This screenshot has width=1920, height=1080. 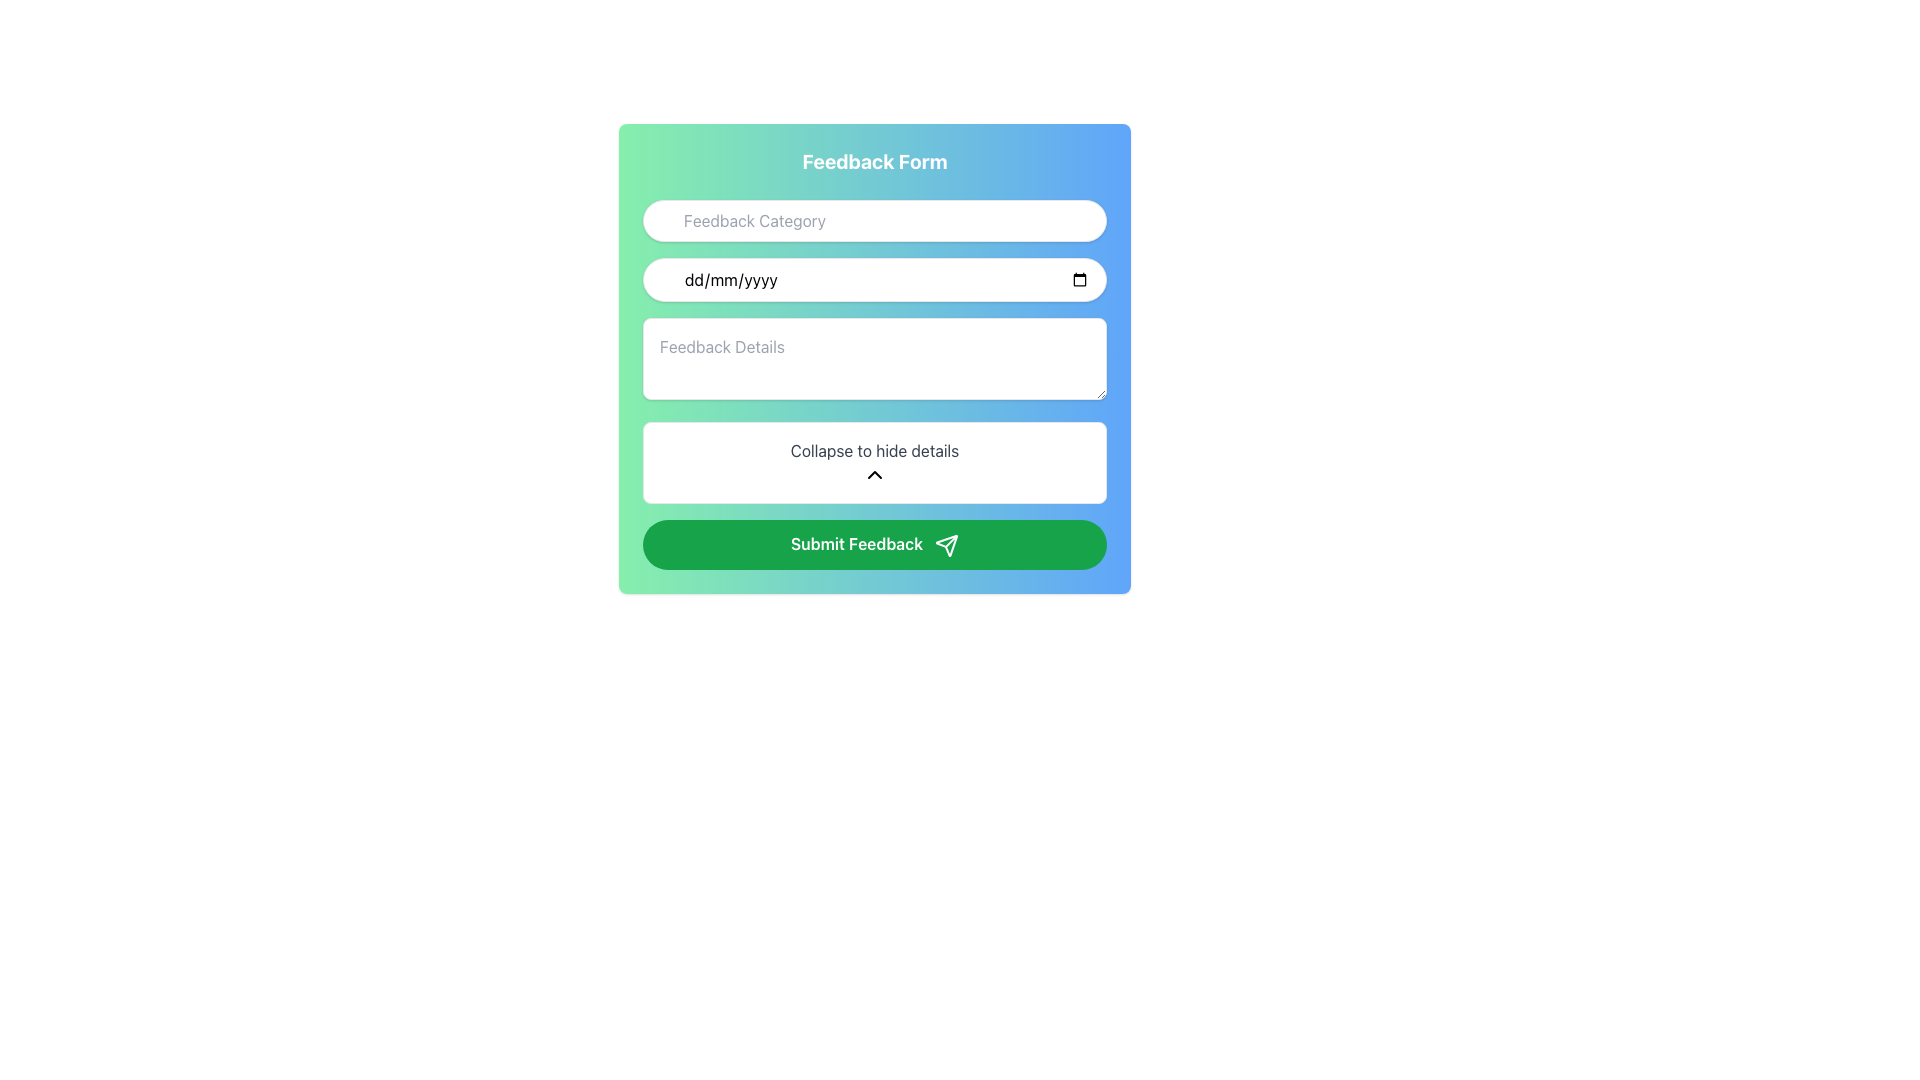 What do you see at coordinates (945, 544) in the screenshot?
I see `the decorative icon located to the right of the 'Submit Feedback' button, which visually complements the button and implies an action of sending or submitting` at bounding box center [945, 544].